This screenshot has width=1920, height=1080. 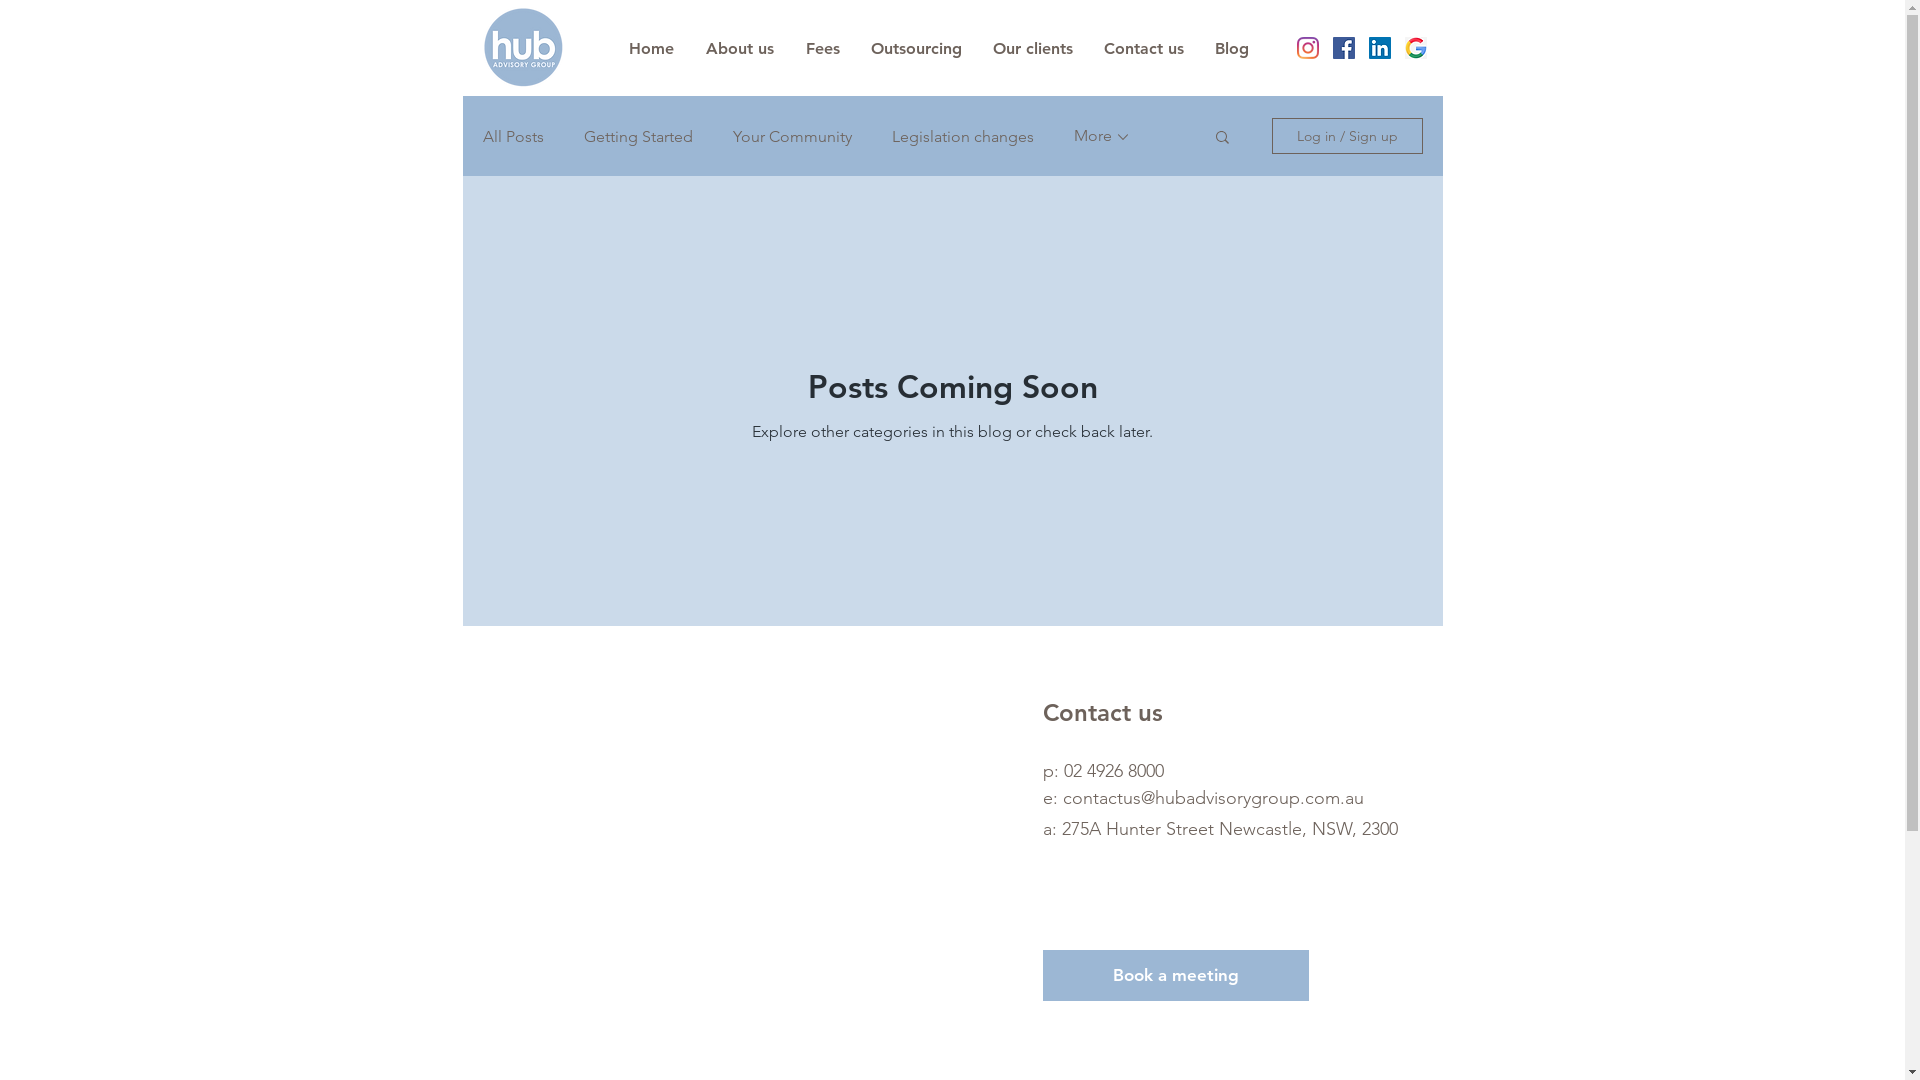 I want to click on 'Log in / Sign up', so click(x=1347, y=135).